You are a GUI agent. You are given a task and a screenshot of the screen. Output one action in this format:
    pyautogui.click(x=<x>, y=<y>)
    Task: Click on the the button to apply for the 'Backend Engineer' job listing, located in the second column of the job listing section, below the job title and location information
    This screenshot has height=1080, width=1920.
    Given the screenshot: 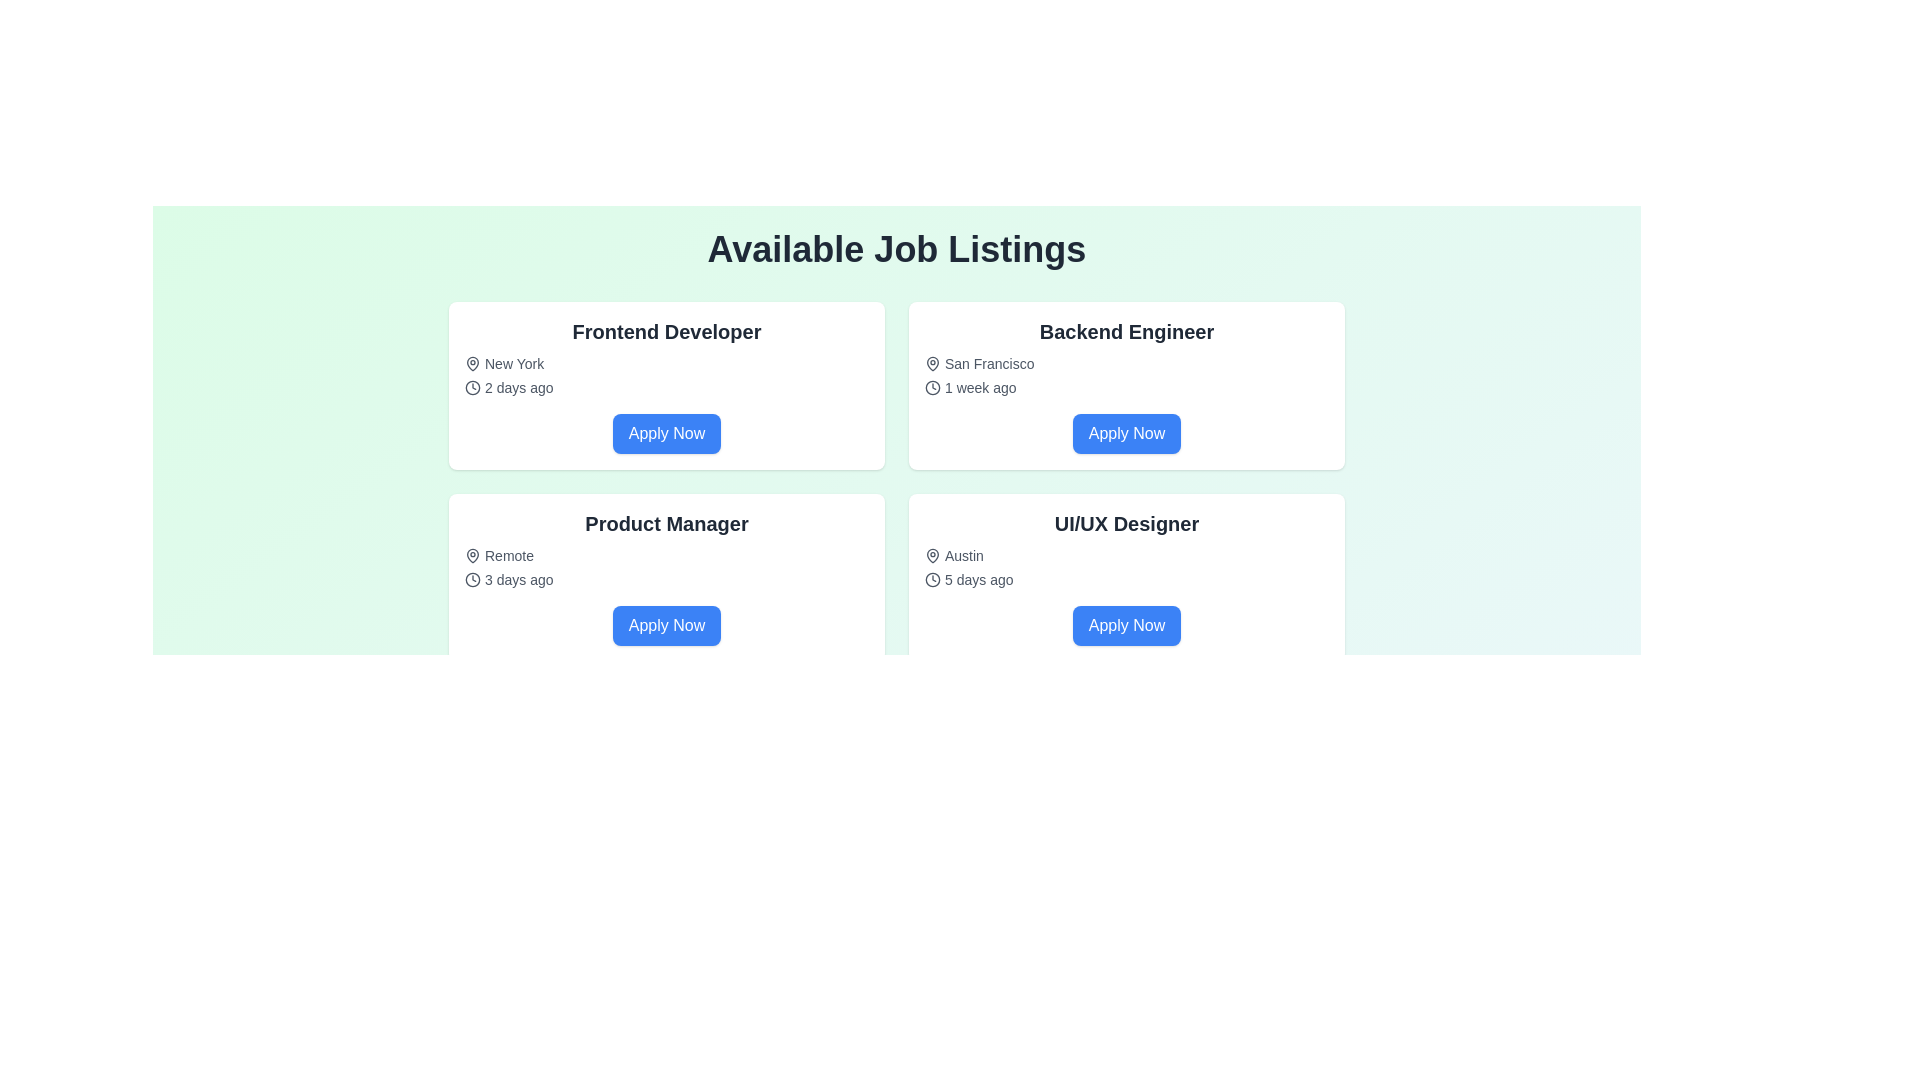 What is the action you would take?
    pyautogui.click(x=1127, y=433)
    